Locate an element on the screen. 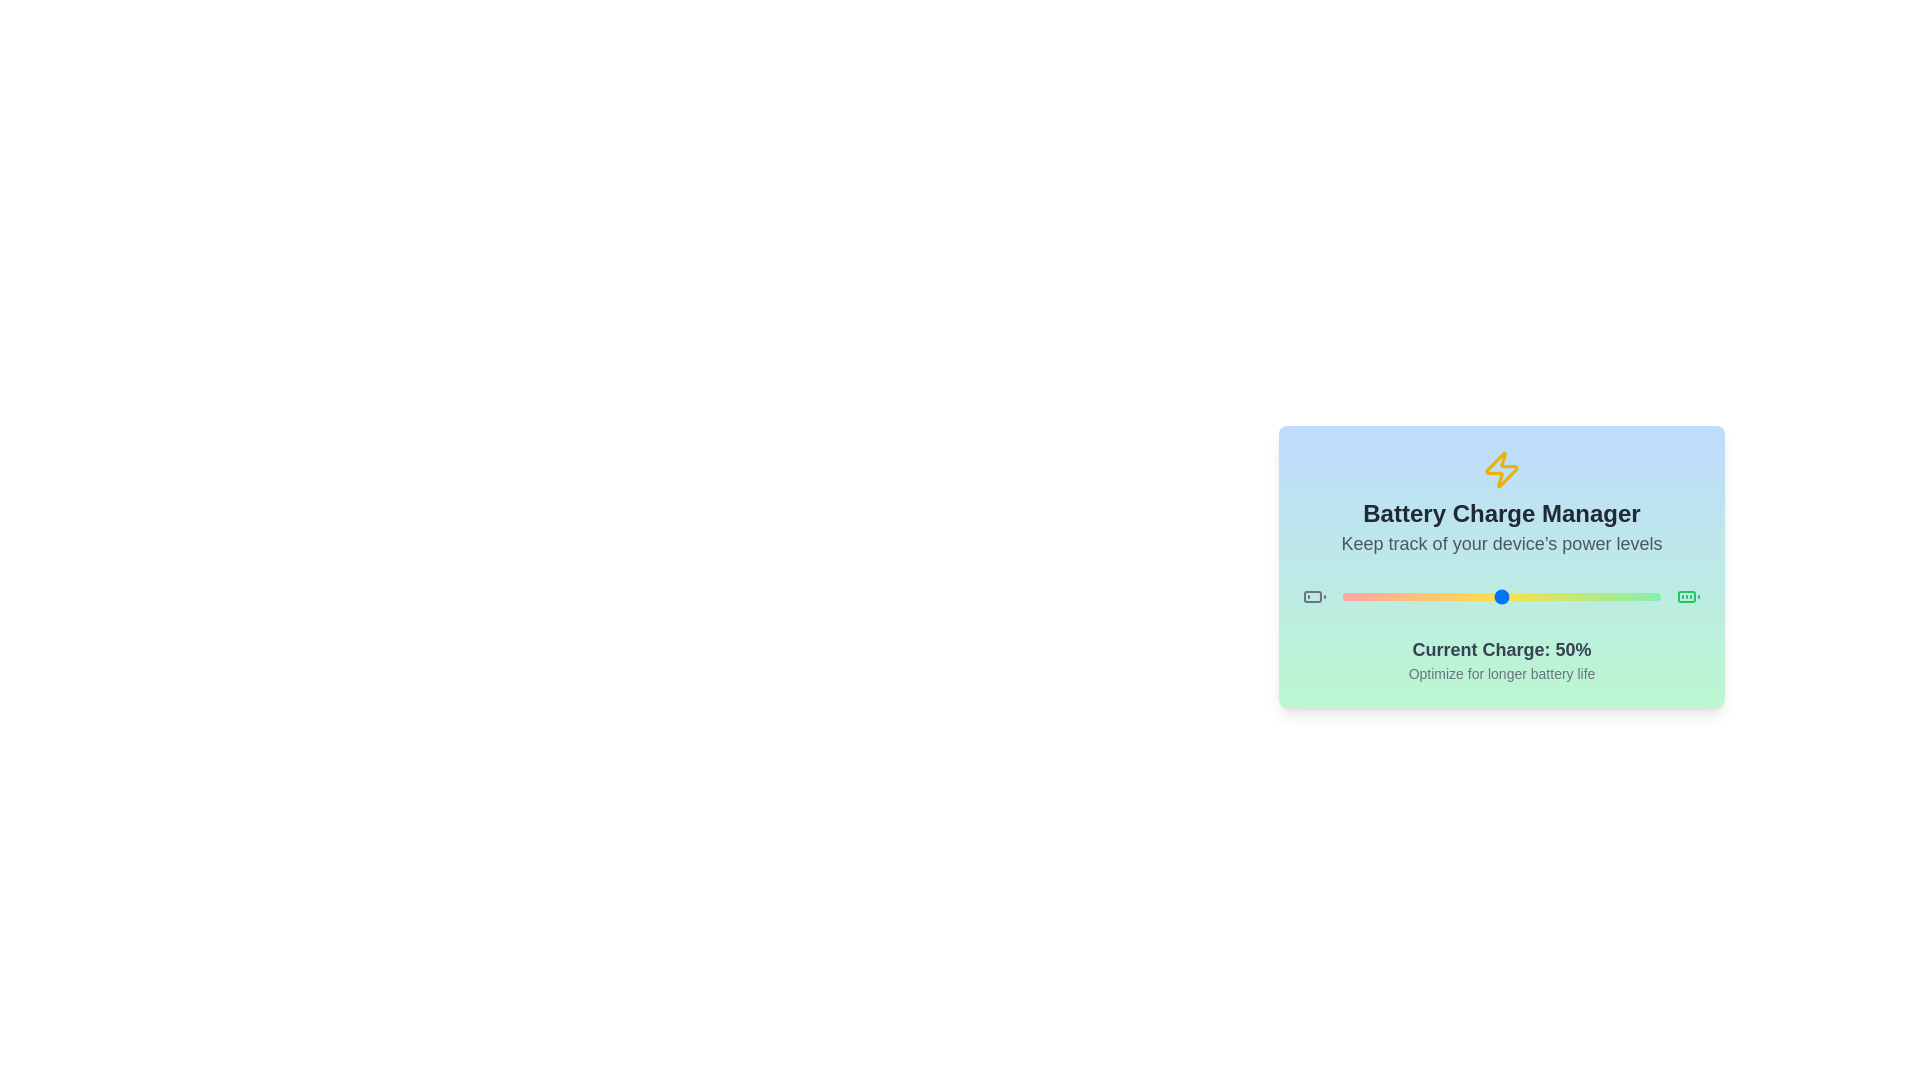 Image resolution: width=1920 pixels, height=1080 pixels. the battery charge level to 0% using the slider is located at coordinates (1343, 596).